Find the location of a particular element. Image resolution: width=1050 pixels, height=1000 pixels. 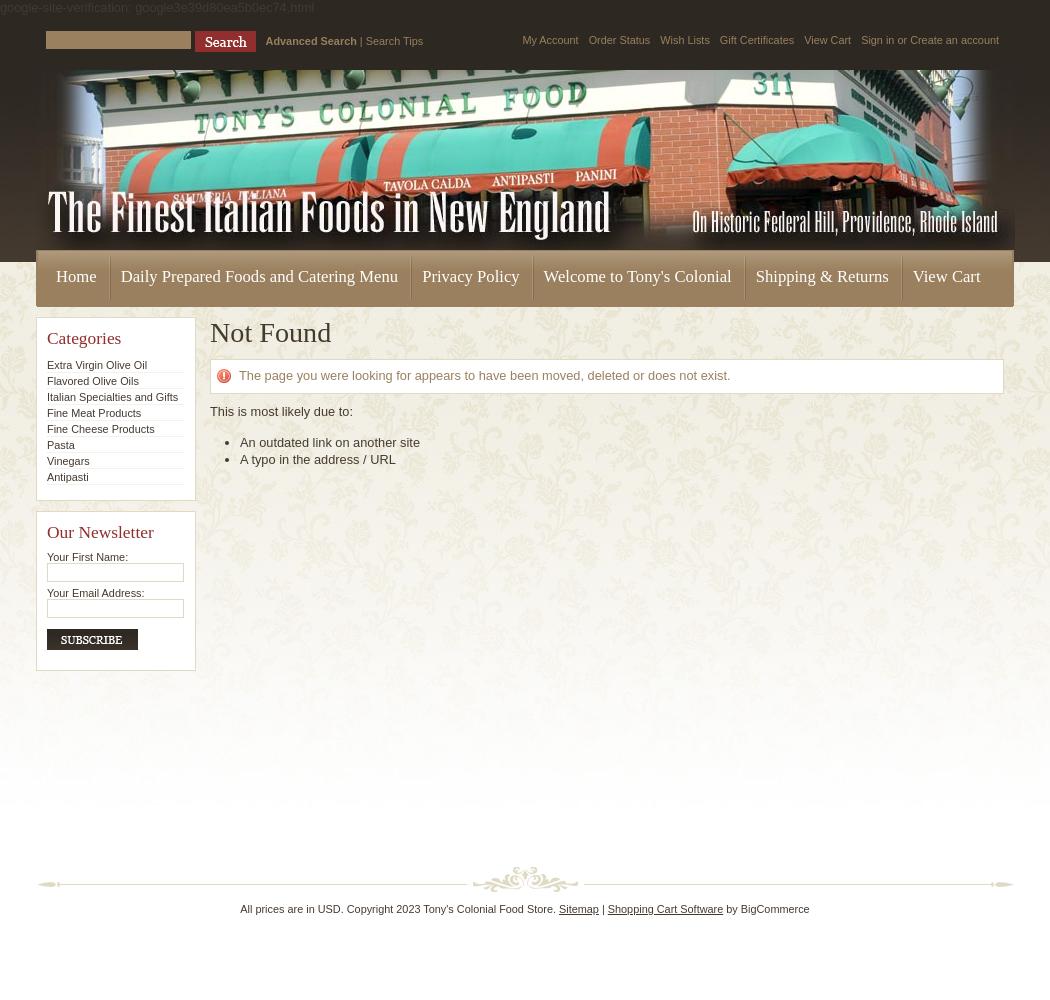

'An outdated link on another site' is located at coordinates (330, 441).